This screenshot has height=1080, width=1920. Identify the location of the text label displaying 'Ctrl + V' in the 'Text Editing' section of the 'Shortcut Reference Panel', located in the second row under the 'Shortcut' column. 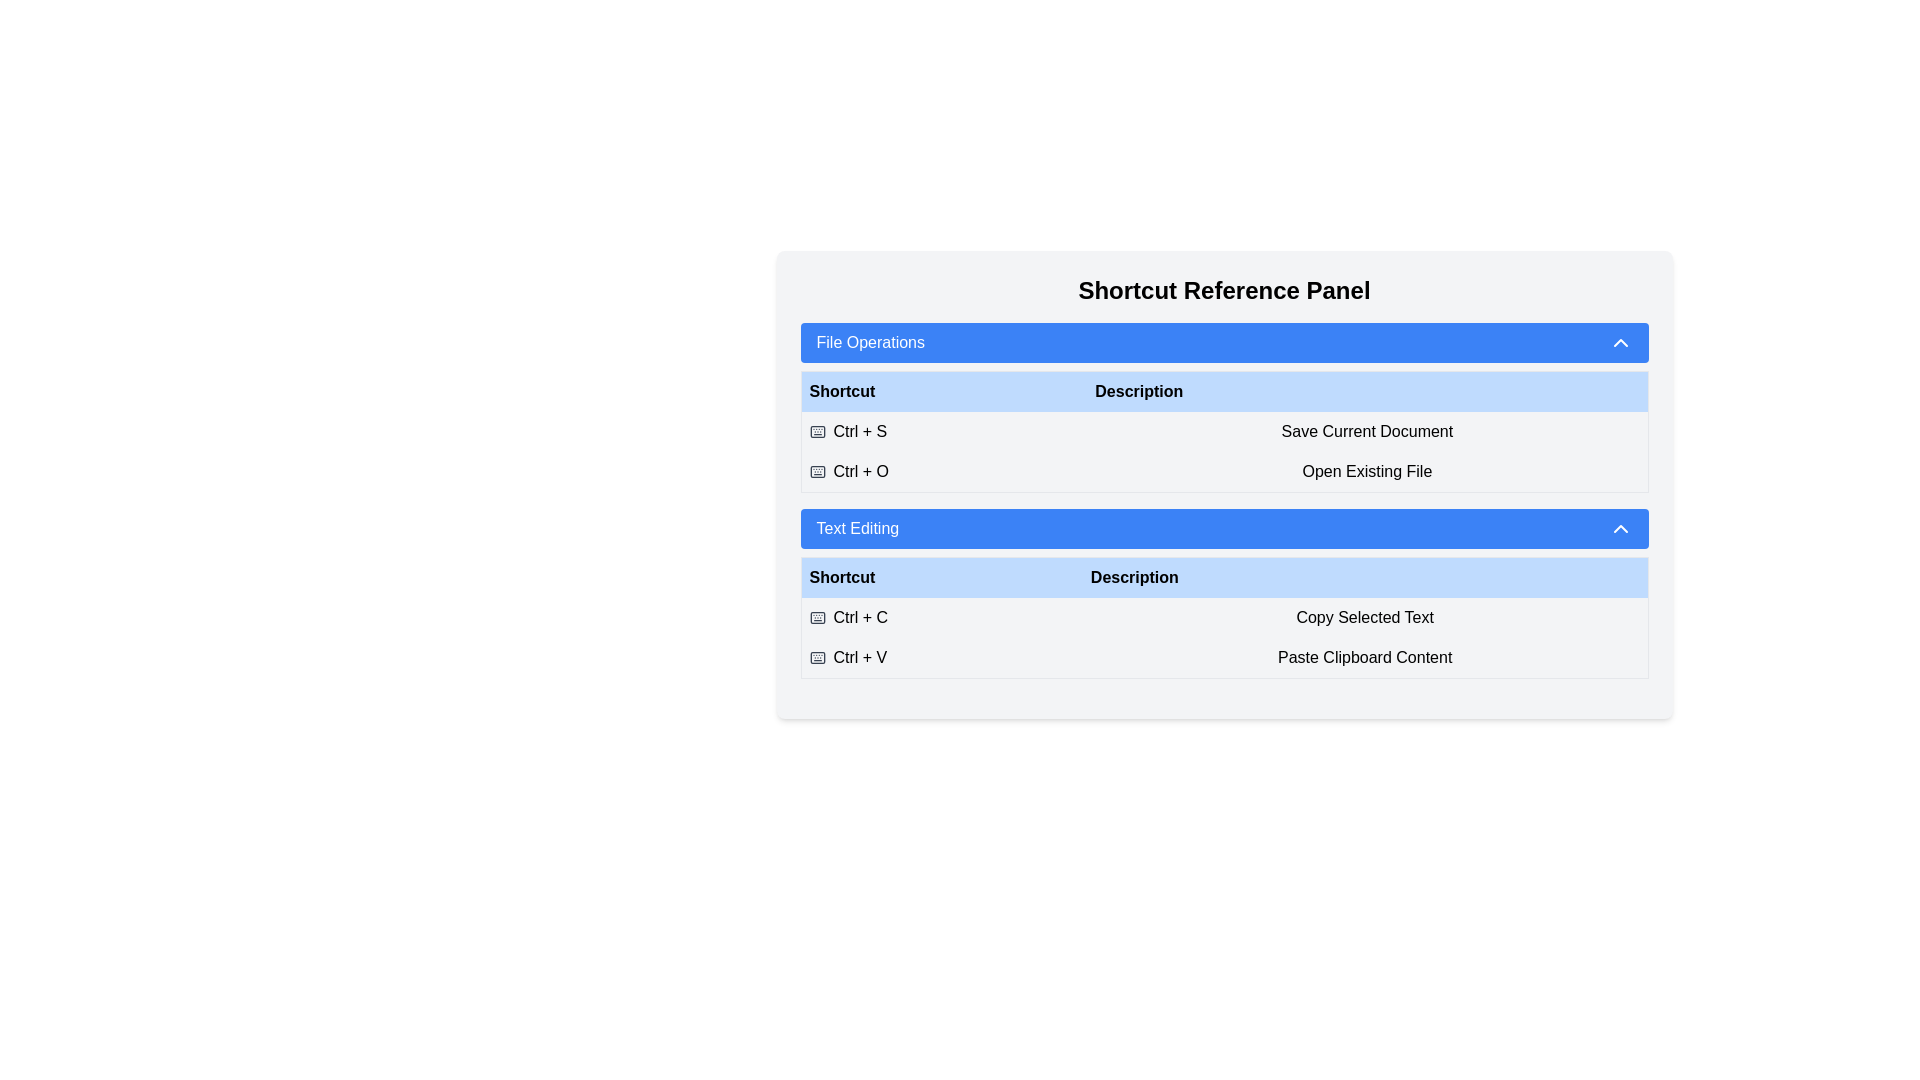
(860, 658).